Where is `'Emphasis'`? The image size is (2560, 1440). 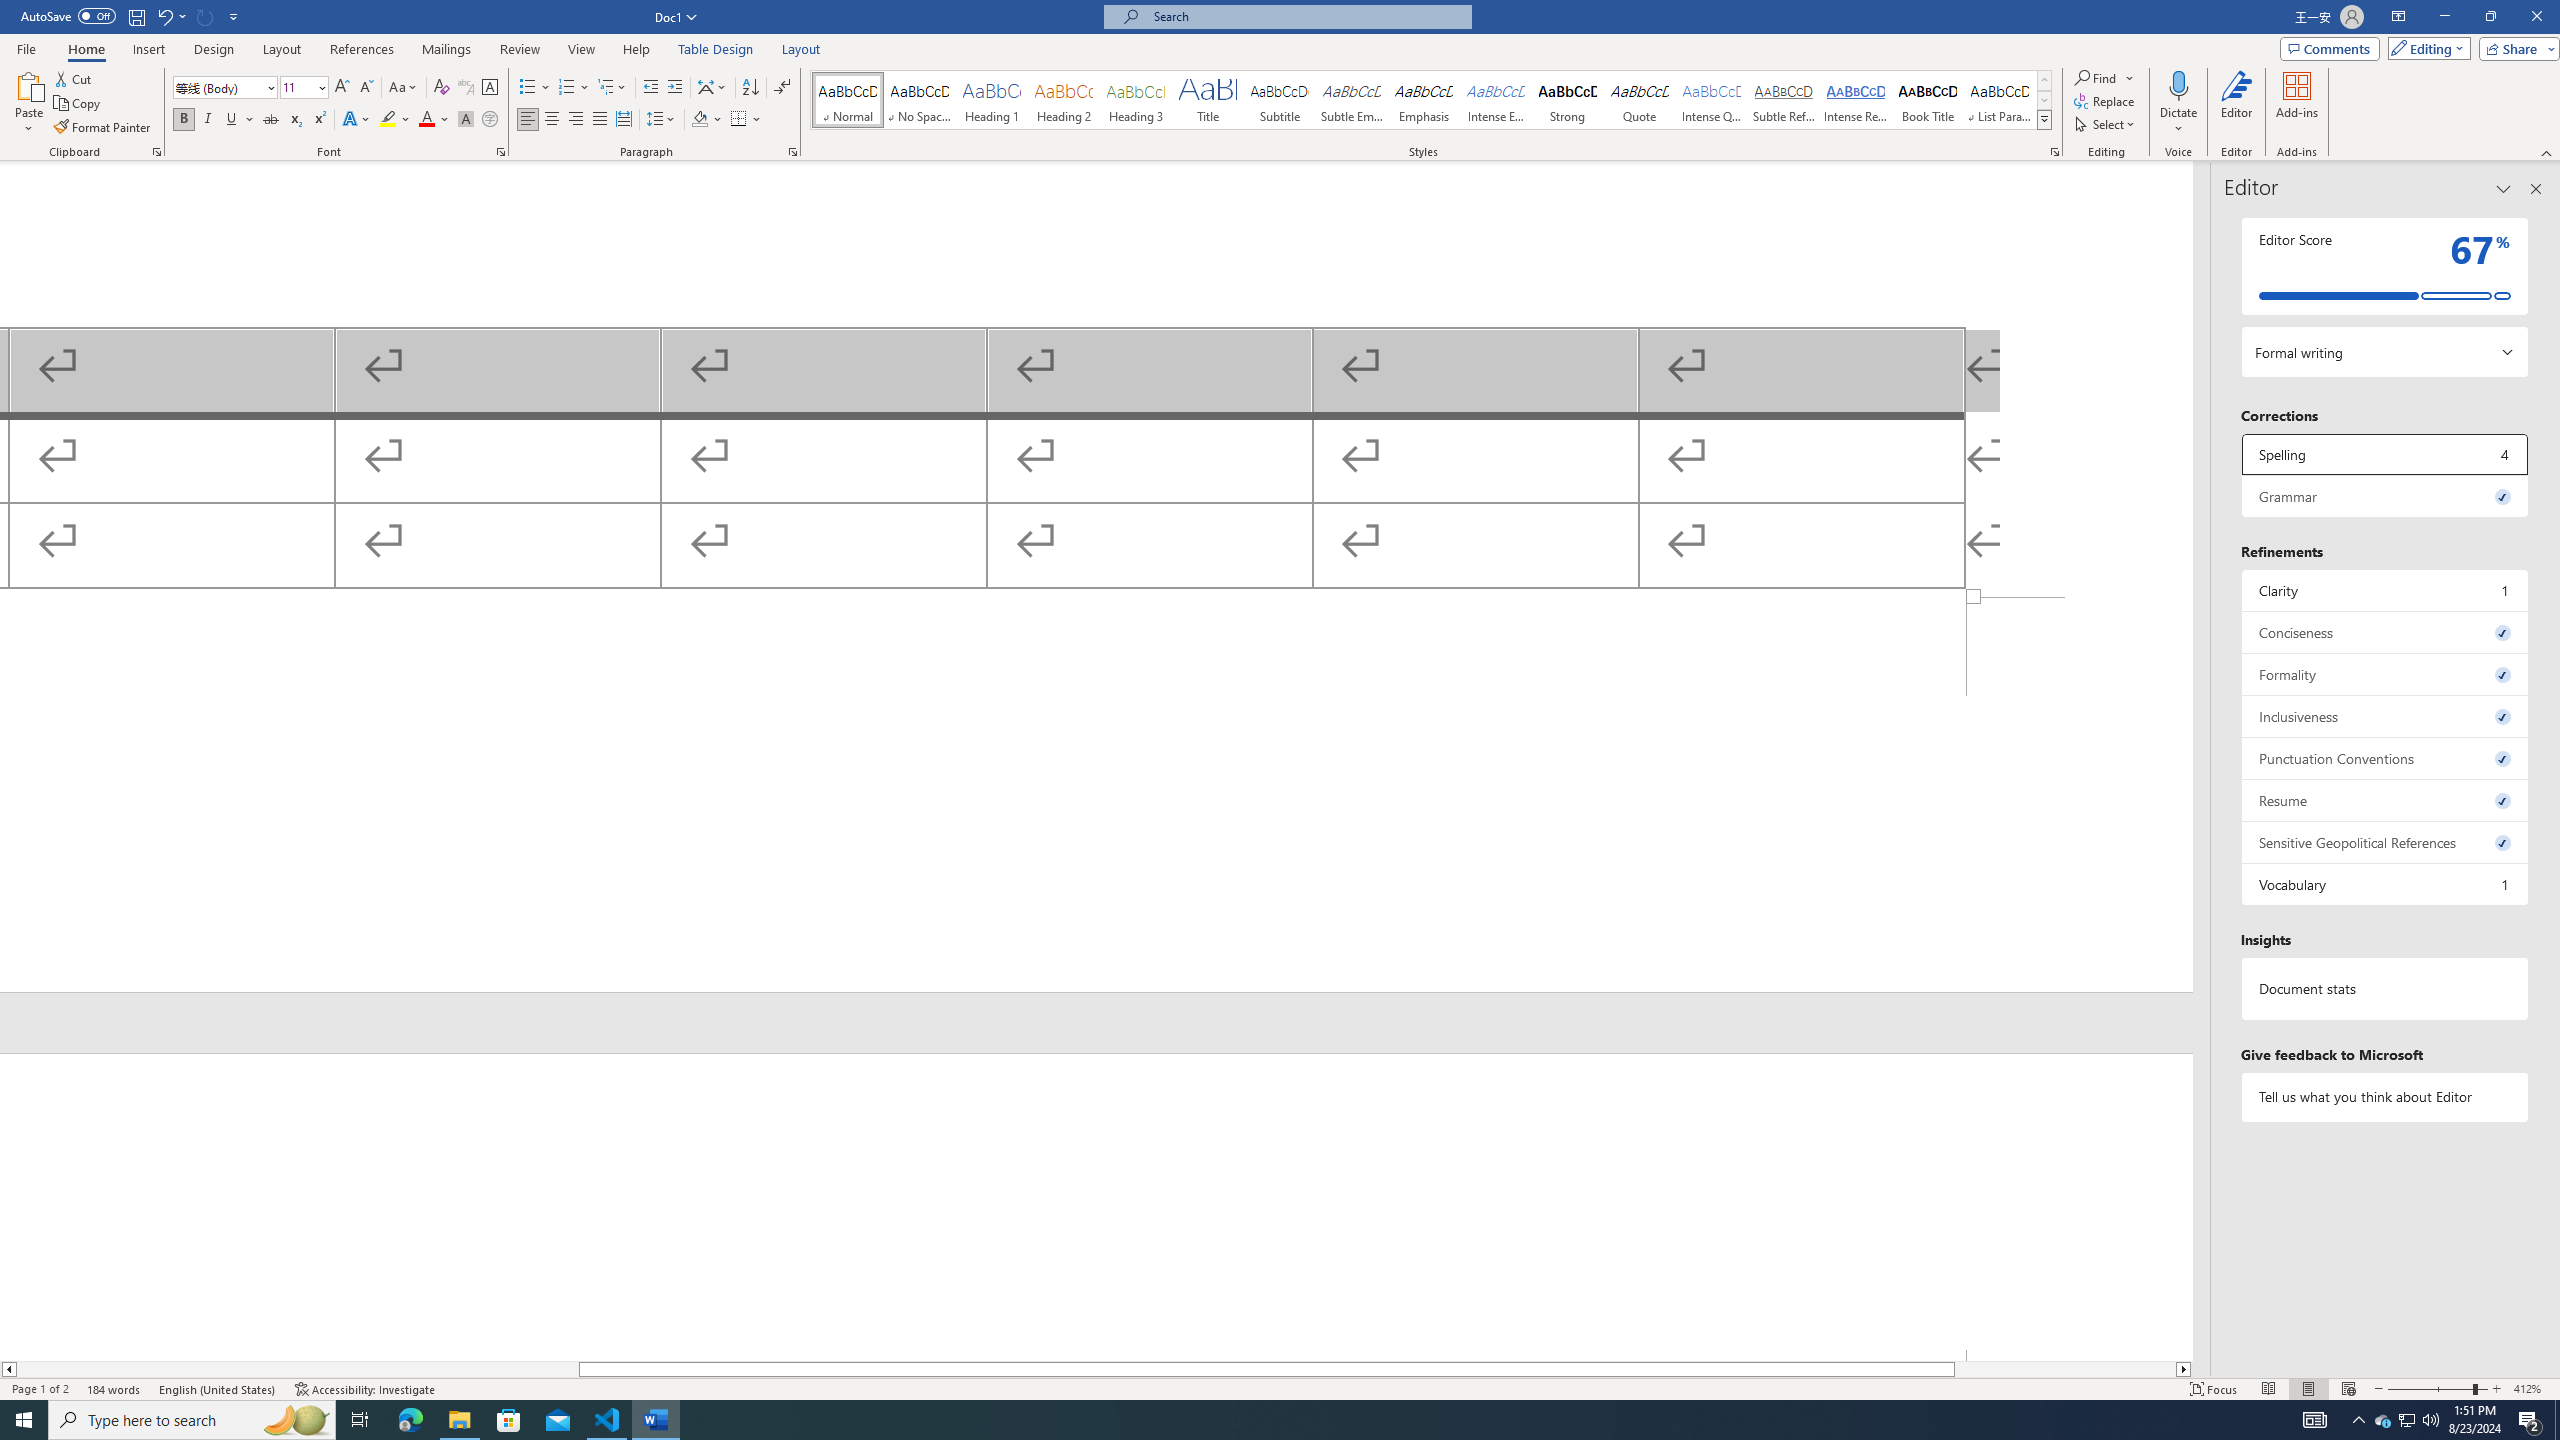
'Emphasis' is located at coordinates (1422, 99).